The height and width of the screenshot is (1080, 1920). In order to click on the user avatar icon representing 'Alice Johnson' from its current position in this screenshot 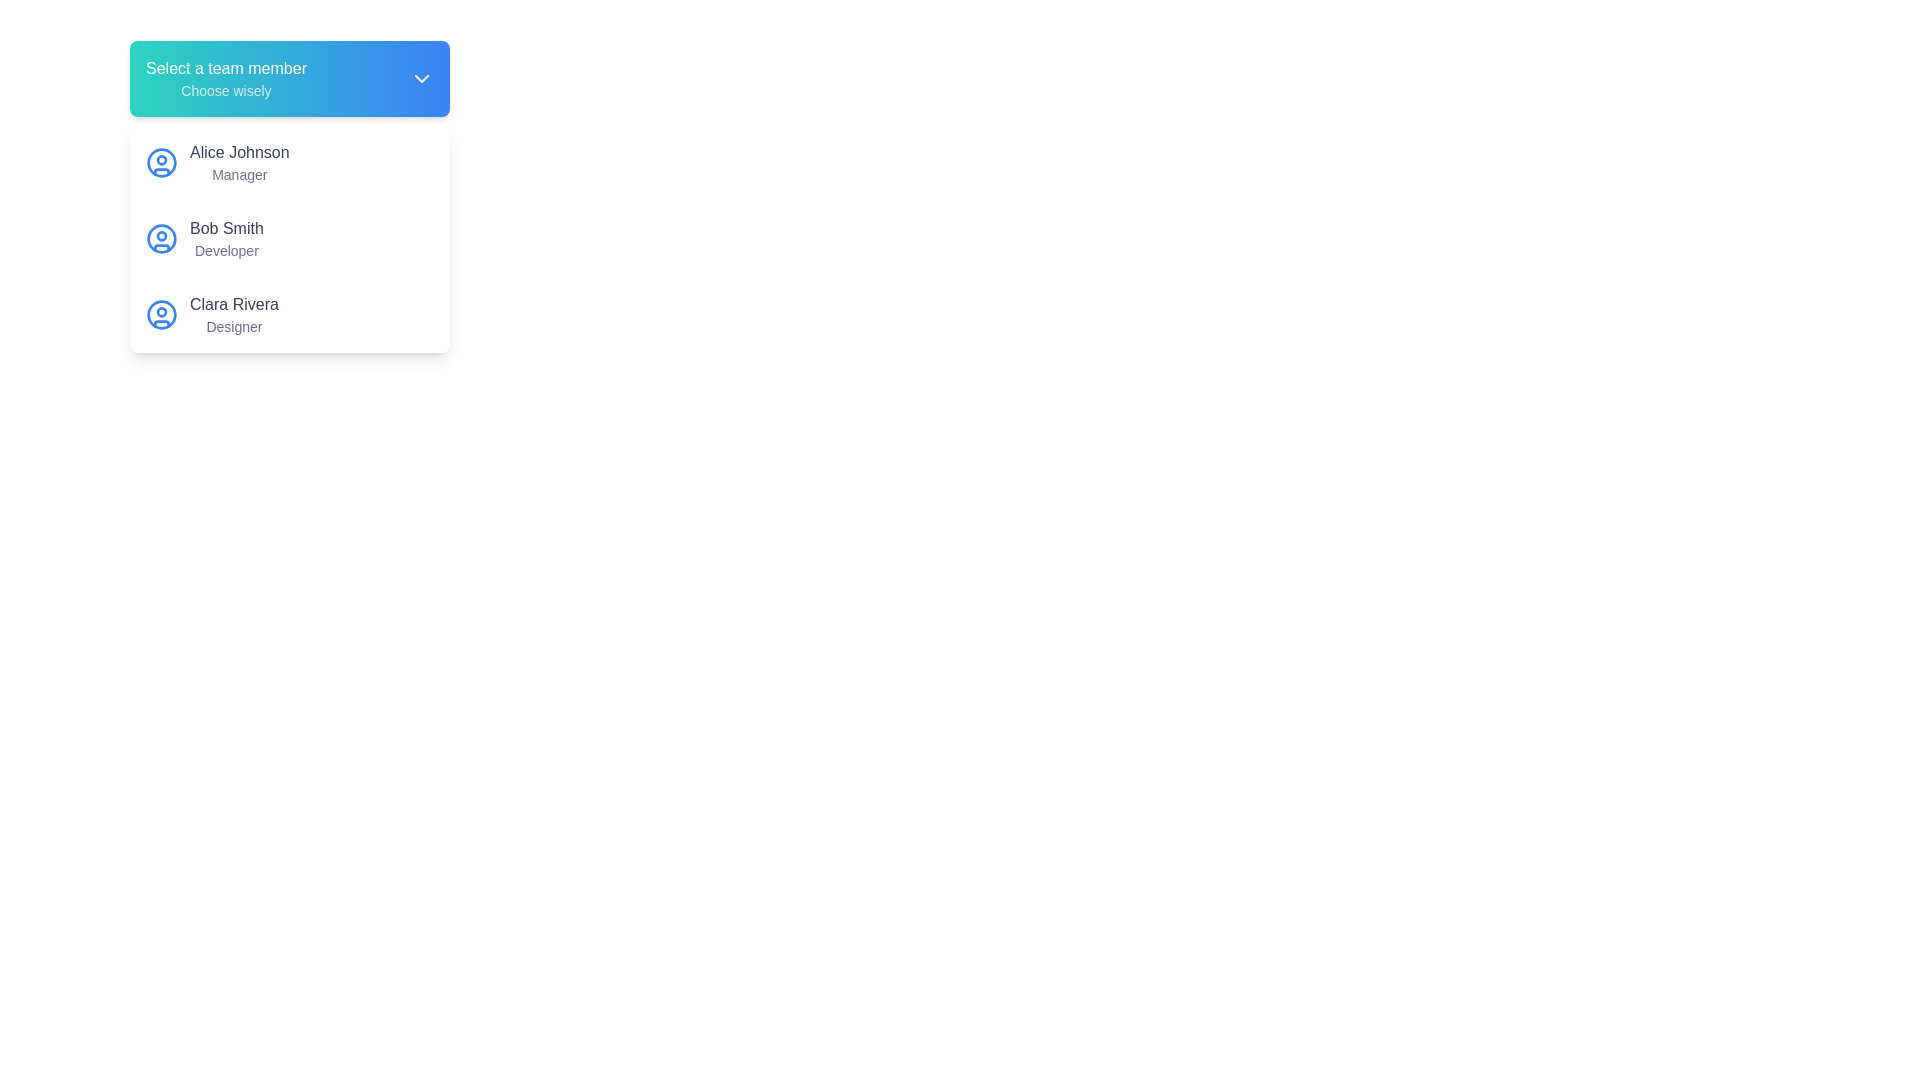, I will do `click(162, 161)`.